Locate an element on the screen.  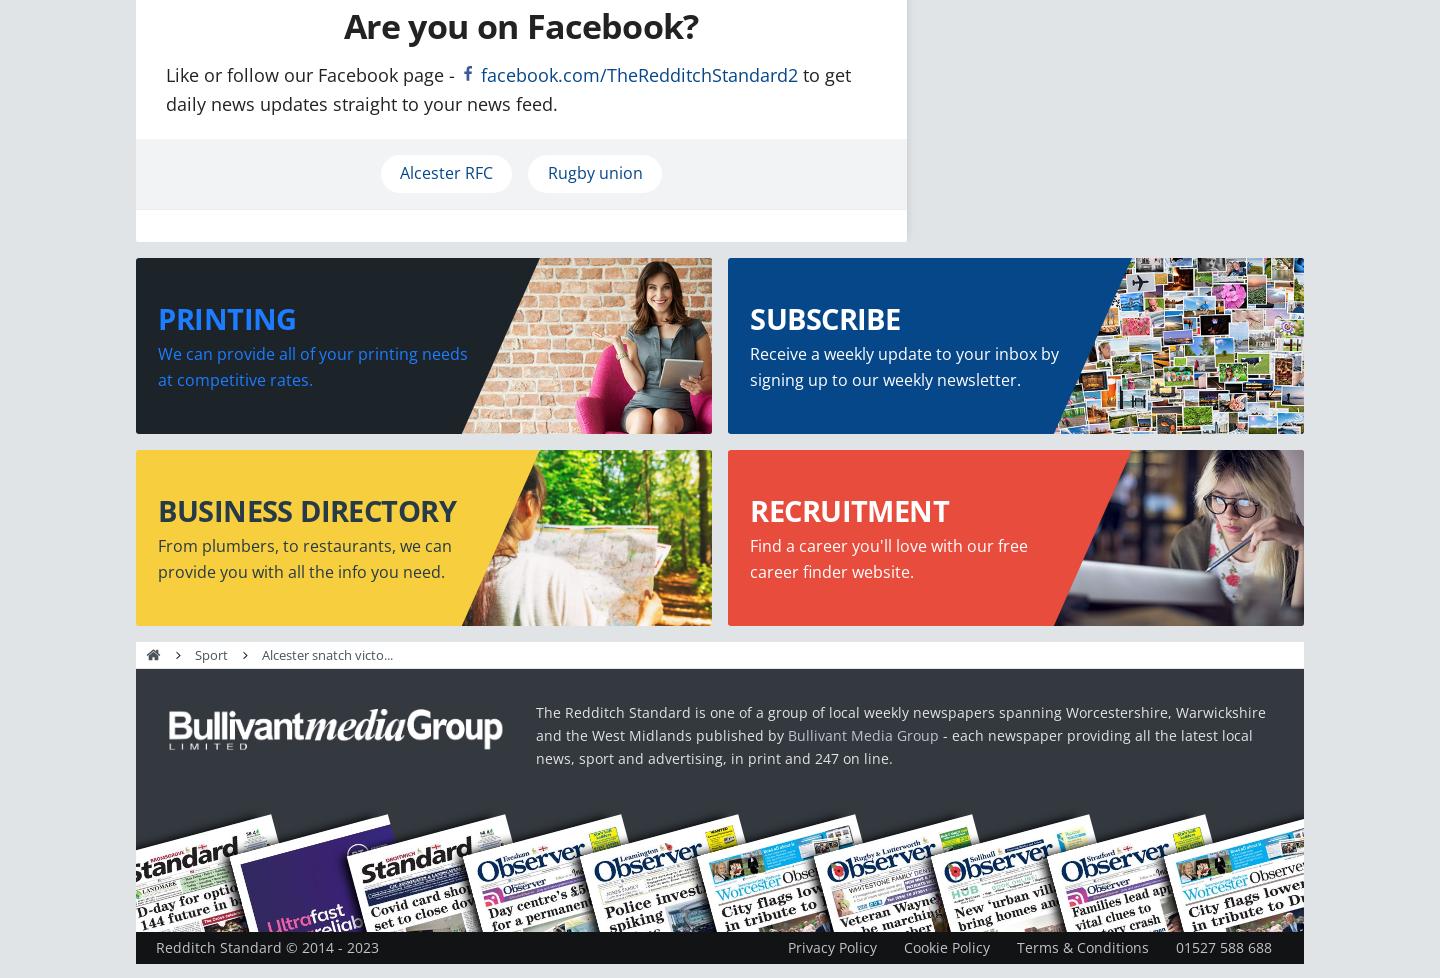
'We can provide all of your printing needs at competitive rates.' is located at coordinates (313, 365).